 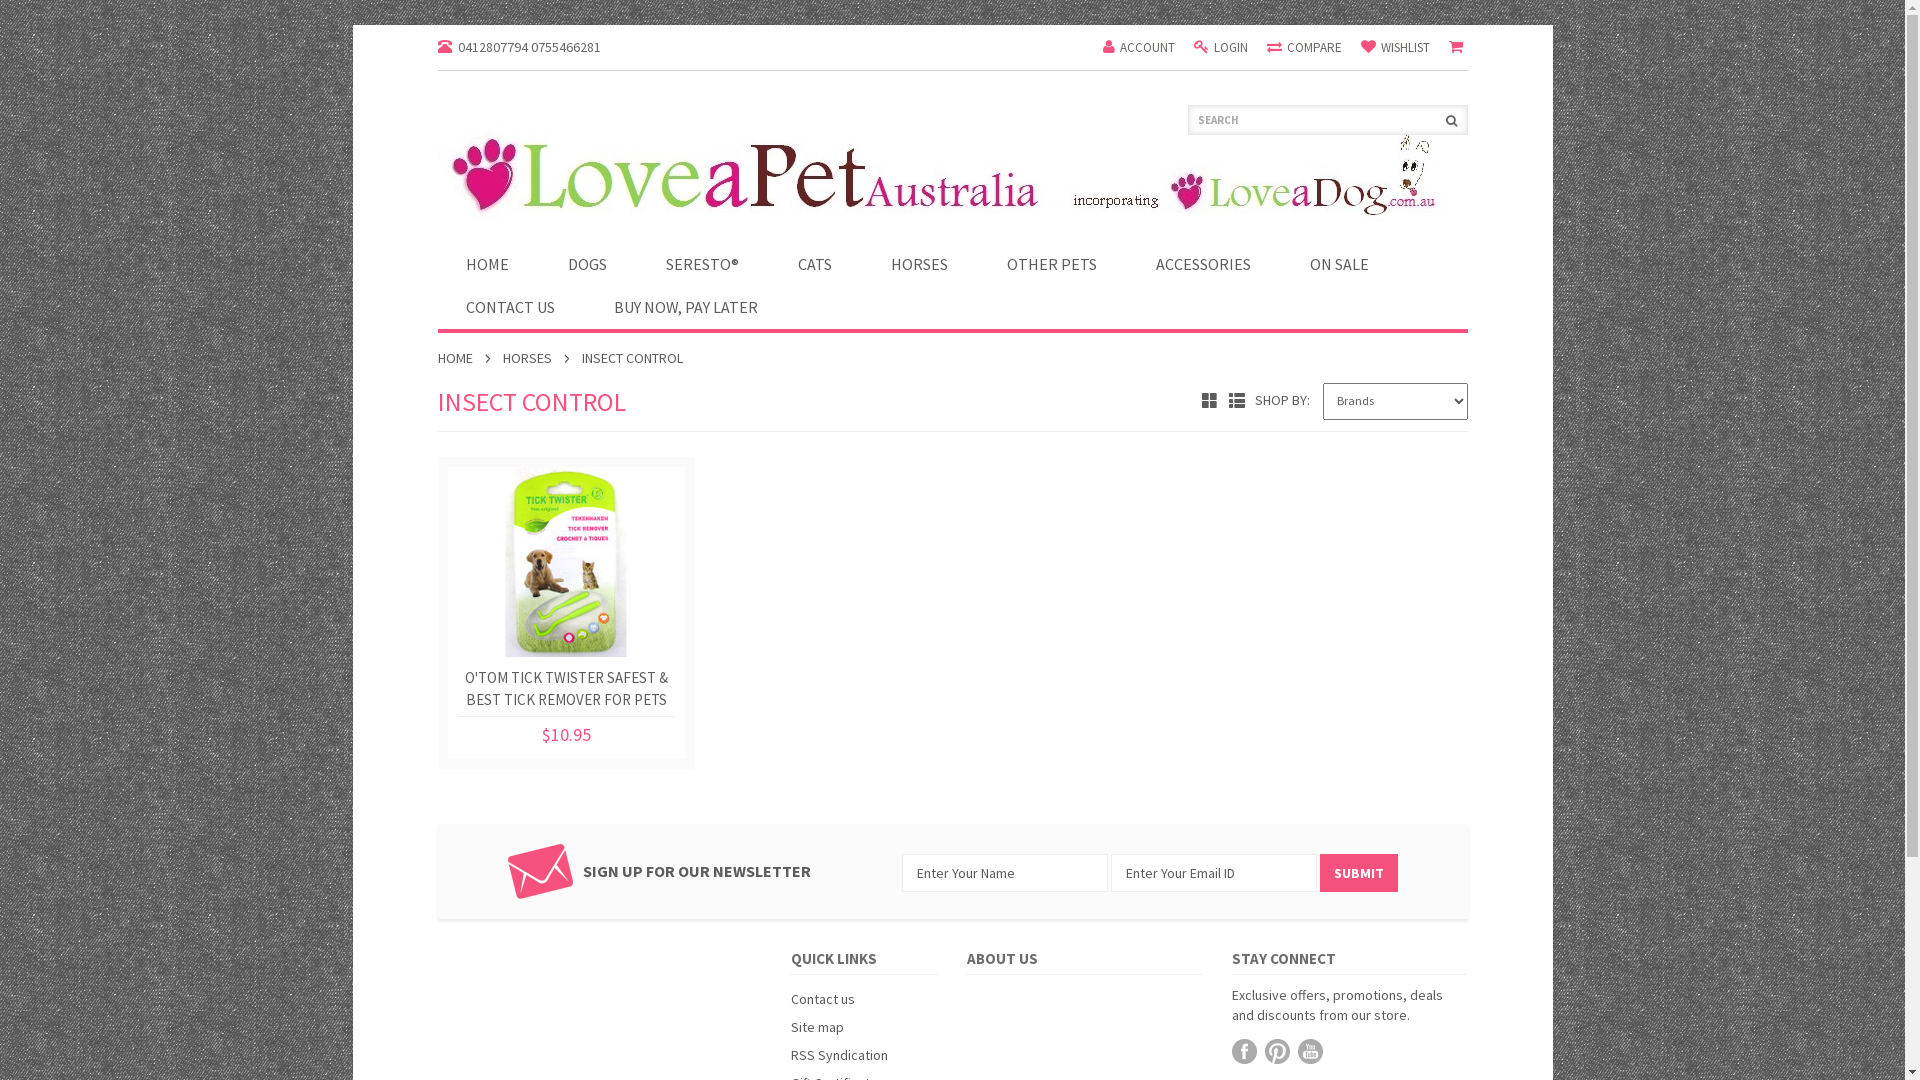 What do you see at coordinates (1202, 263) in the screenshot?
I see `'ACCESSORIES'` at bounding box center [1202, 263].